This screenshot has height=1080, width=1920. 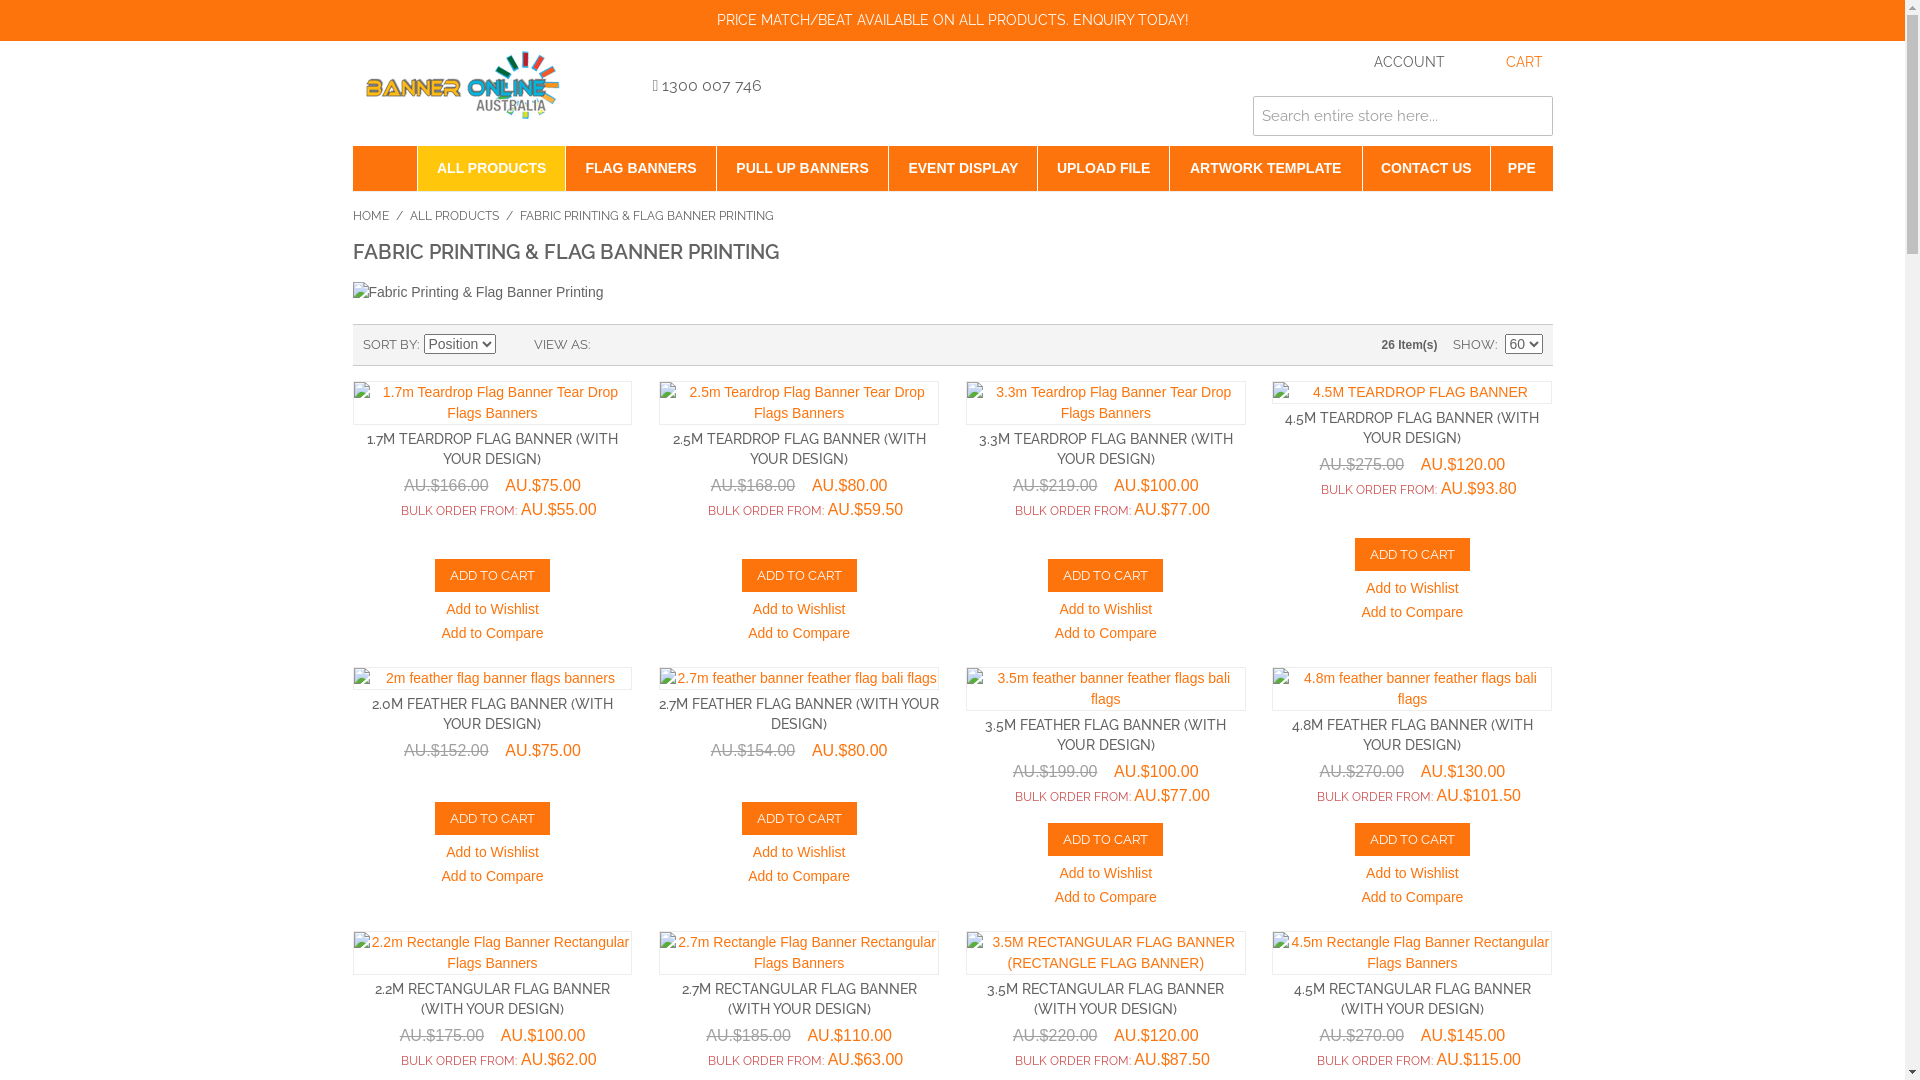 What do you see at coordinates (491, 508) in the screenshot?
I see `'BULK ORDER FROM: AU.$55.00'` at bounding box center [491, 508].